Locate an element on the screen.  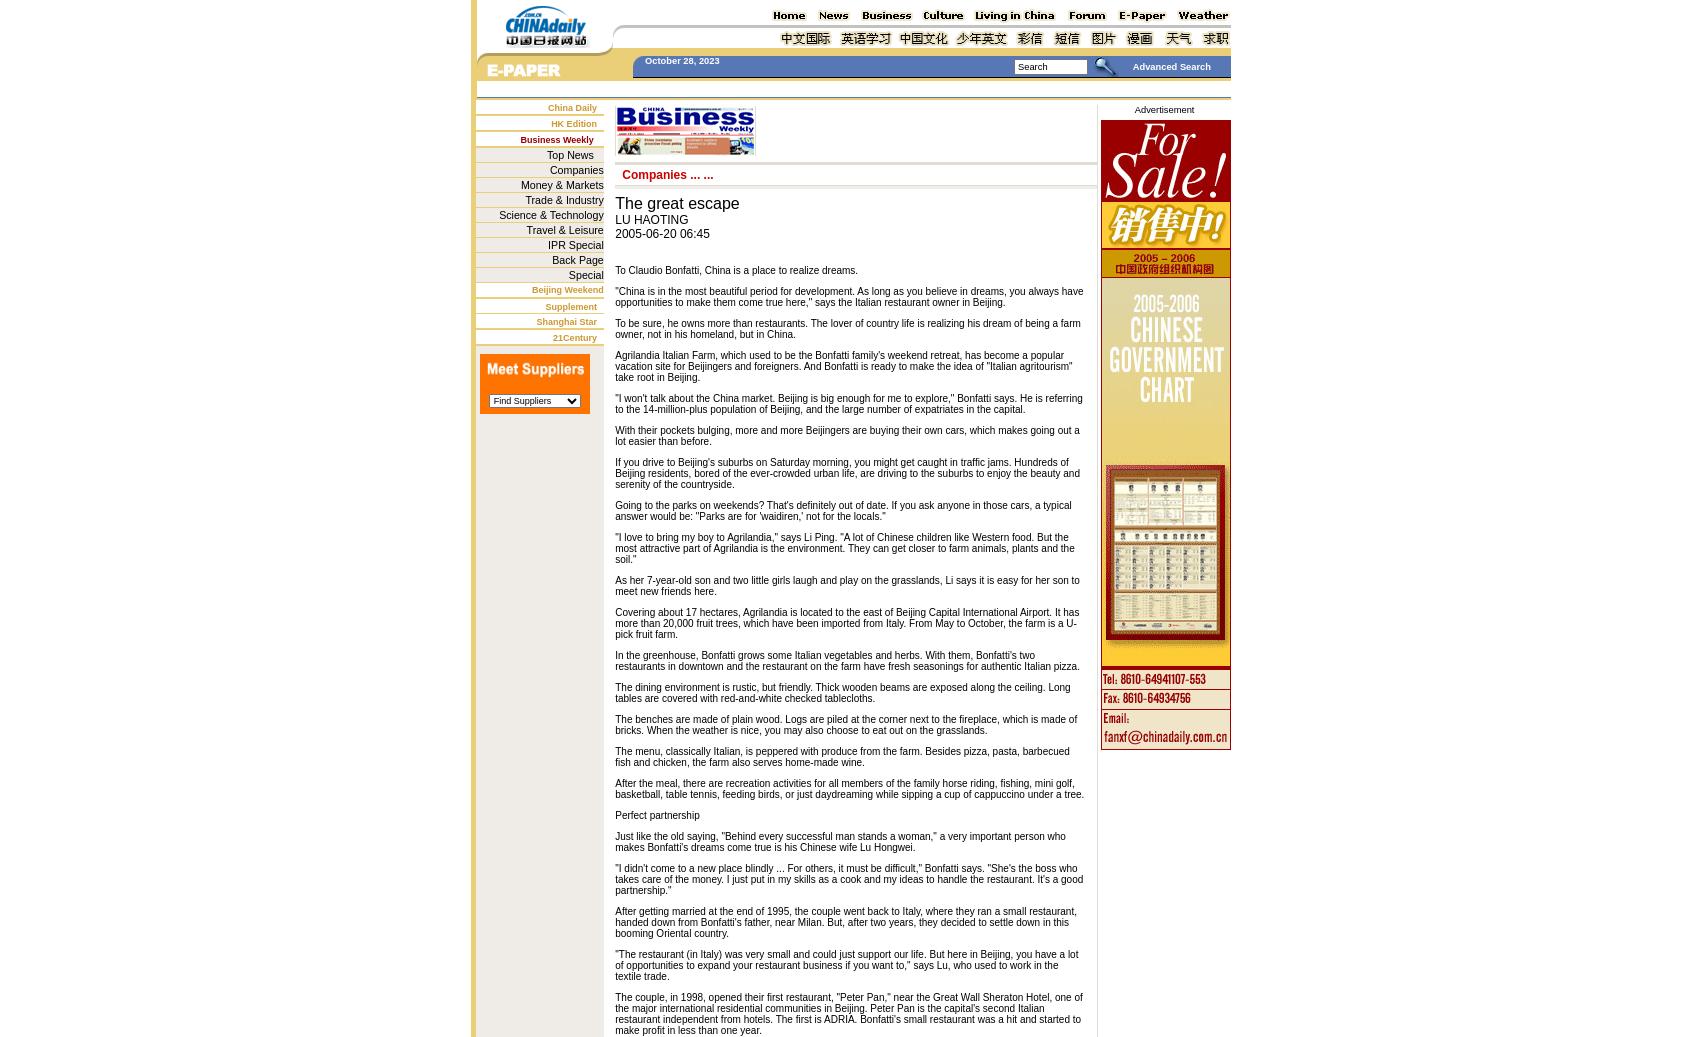
'China Daily' is located at coordinates (572, 106).